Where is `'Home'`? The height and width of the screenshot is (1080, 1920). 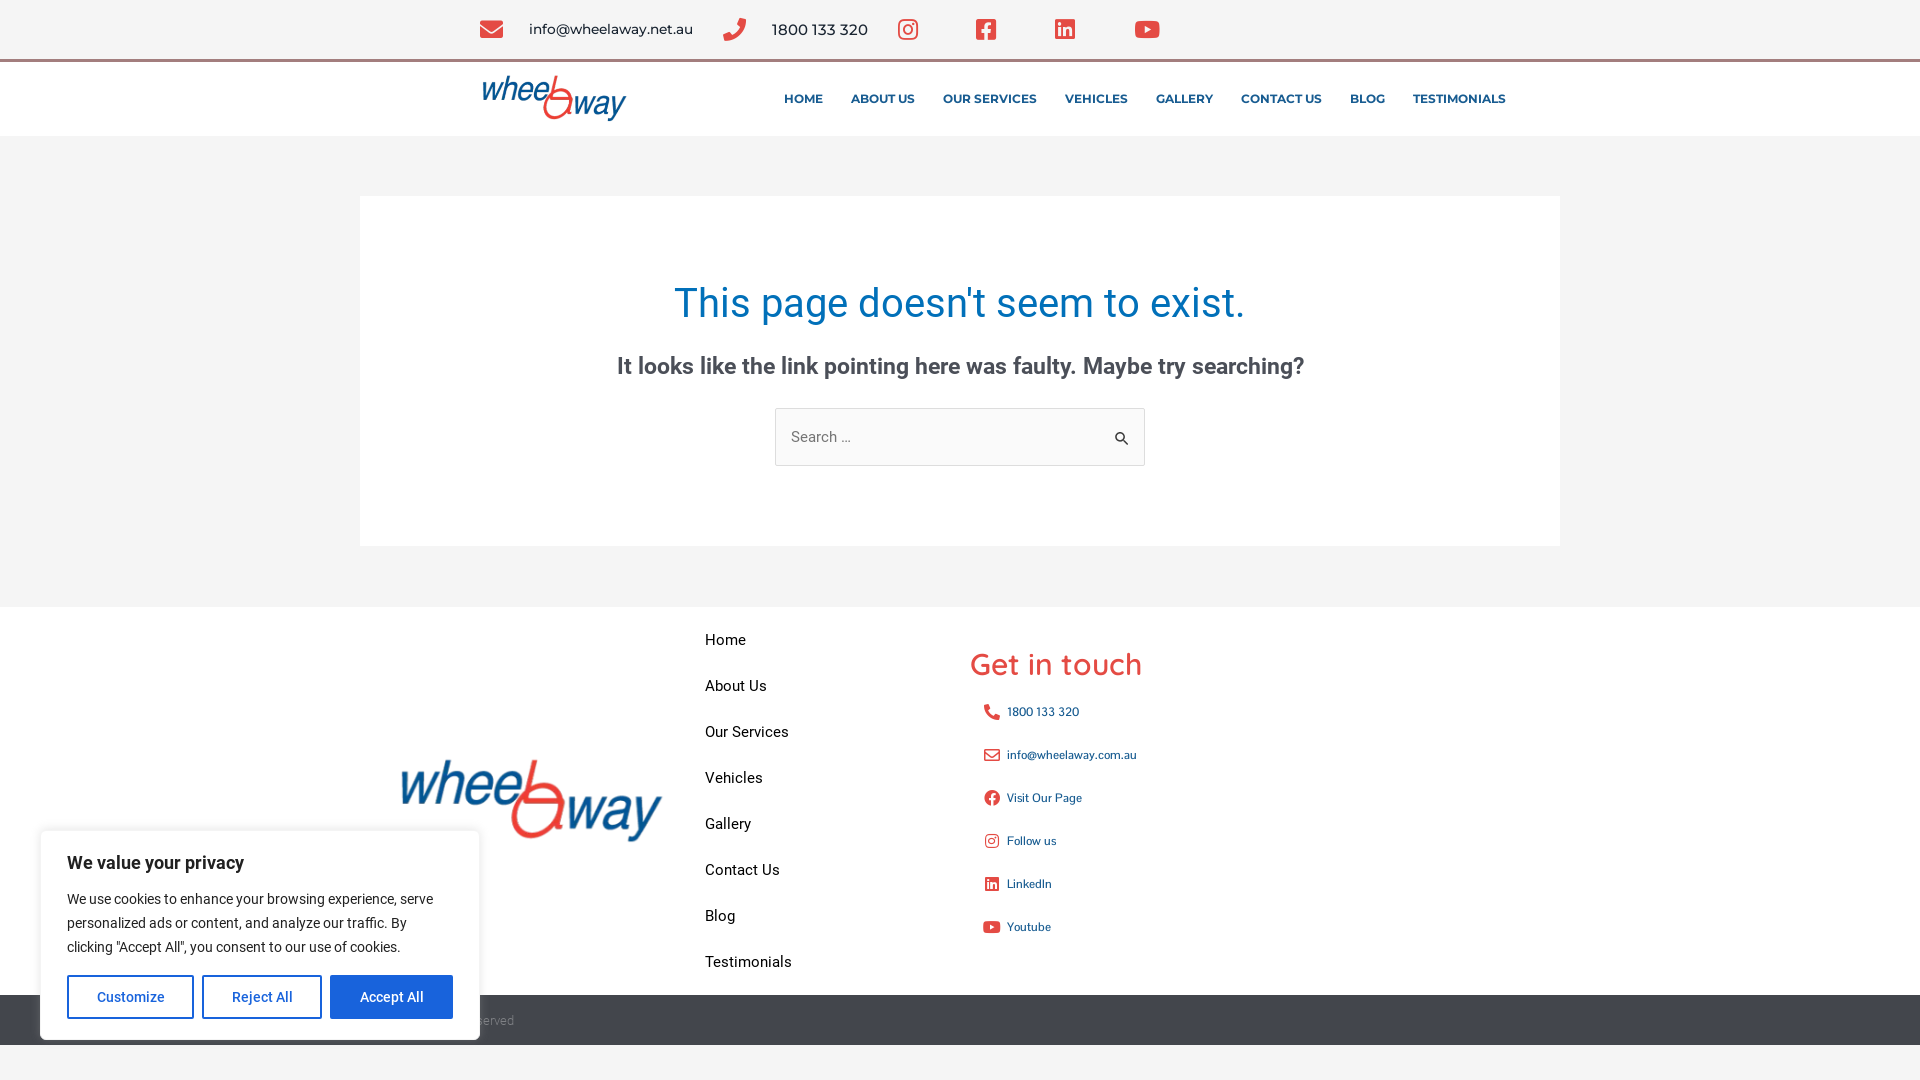
'Home' is located at coordinates (817, 640).